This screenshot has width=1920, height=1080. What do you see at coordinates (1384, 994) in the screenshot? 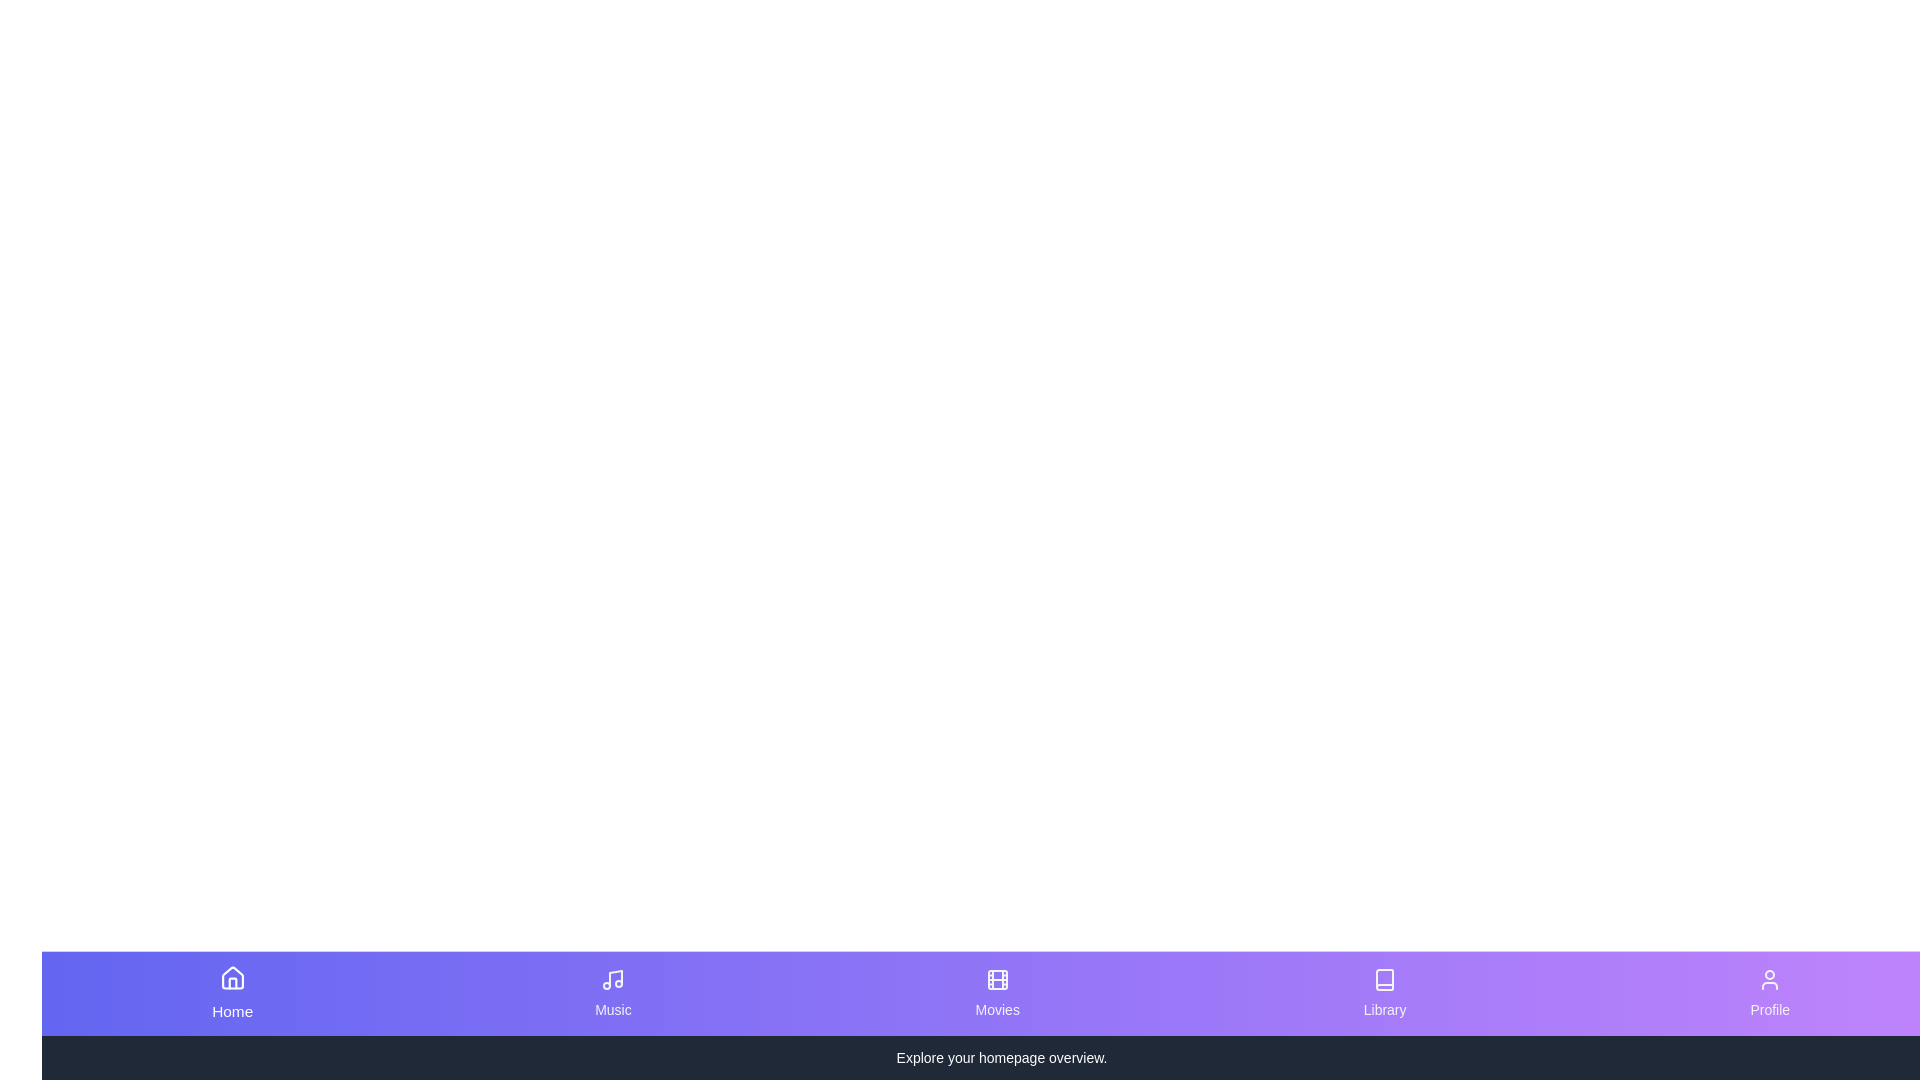
I see `the Library button to observe the transition effect` at bounding box center [1384, 994].